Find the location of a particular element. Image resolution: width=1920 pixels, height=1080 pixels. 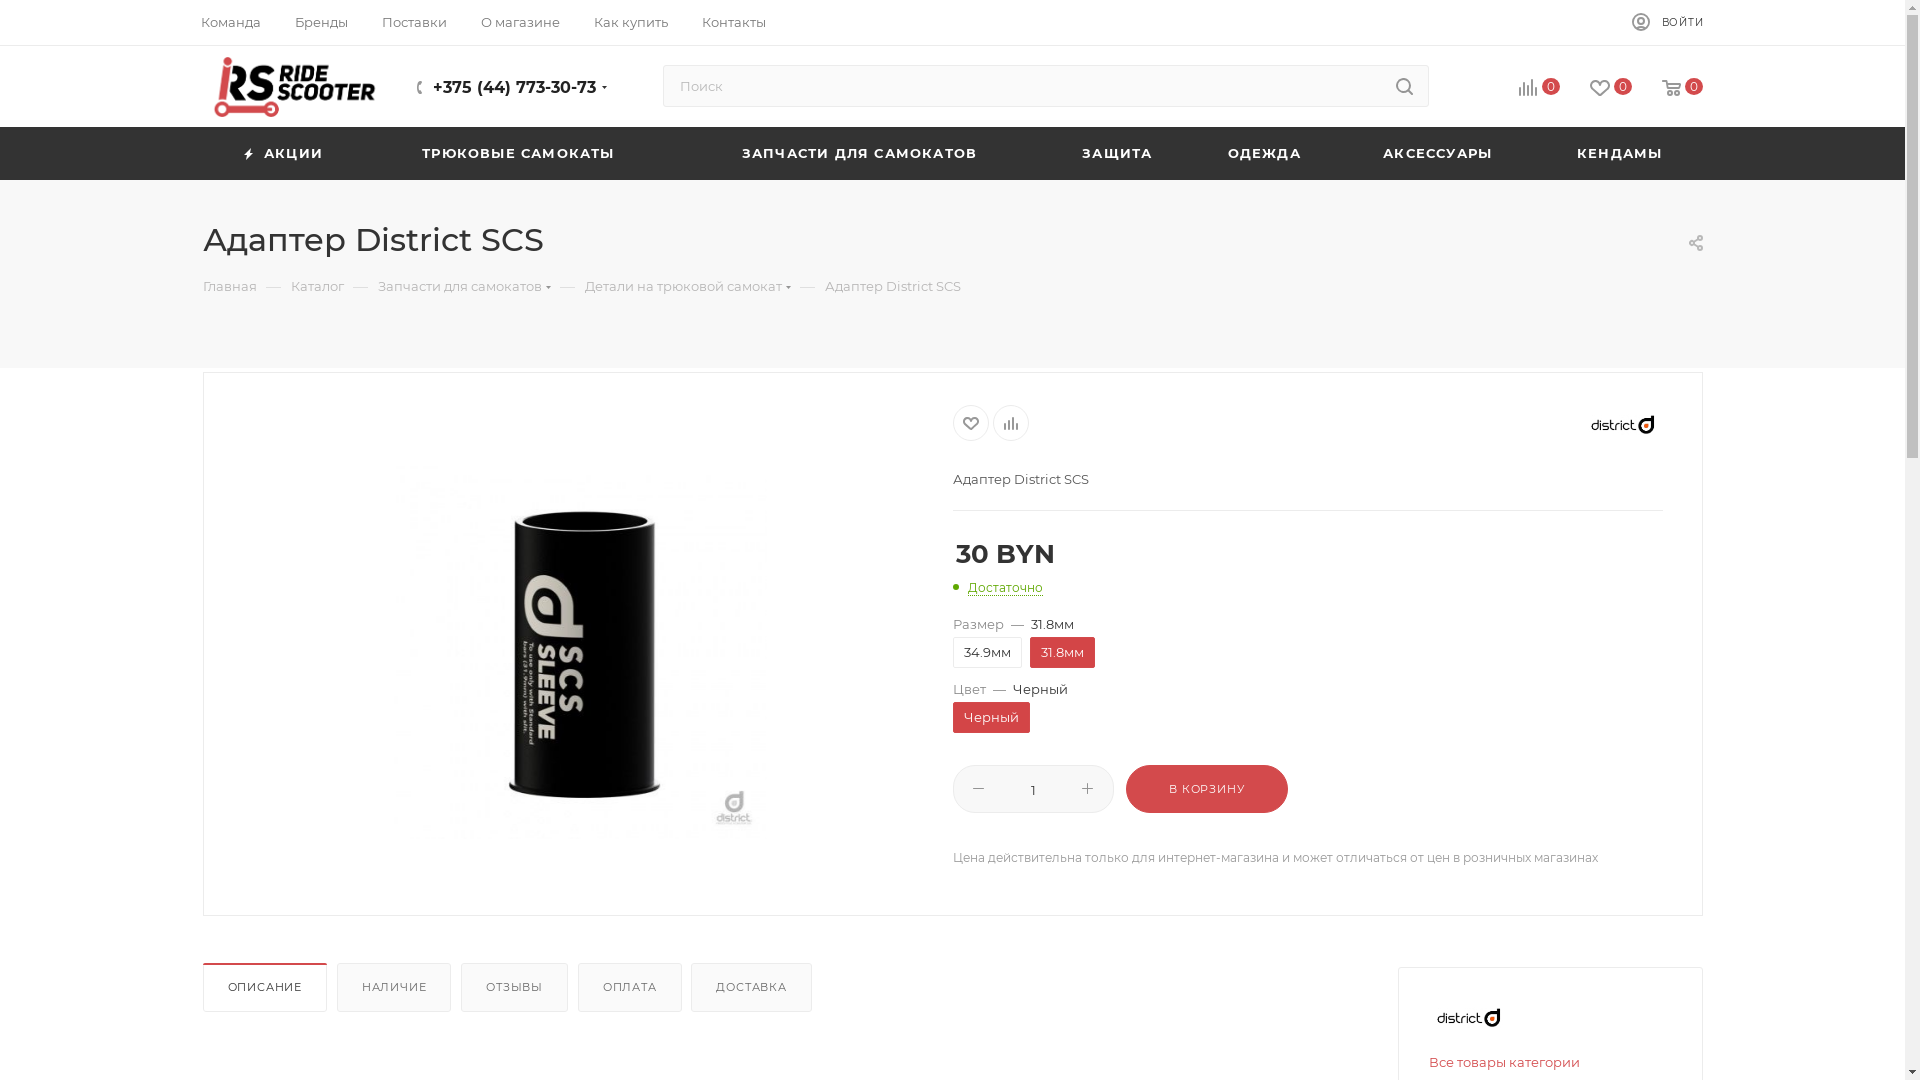

'+375 (44) 773-30-73' is located at coordinates (431, 86).